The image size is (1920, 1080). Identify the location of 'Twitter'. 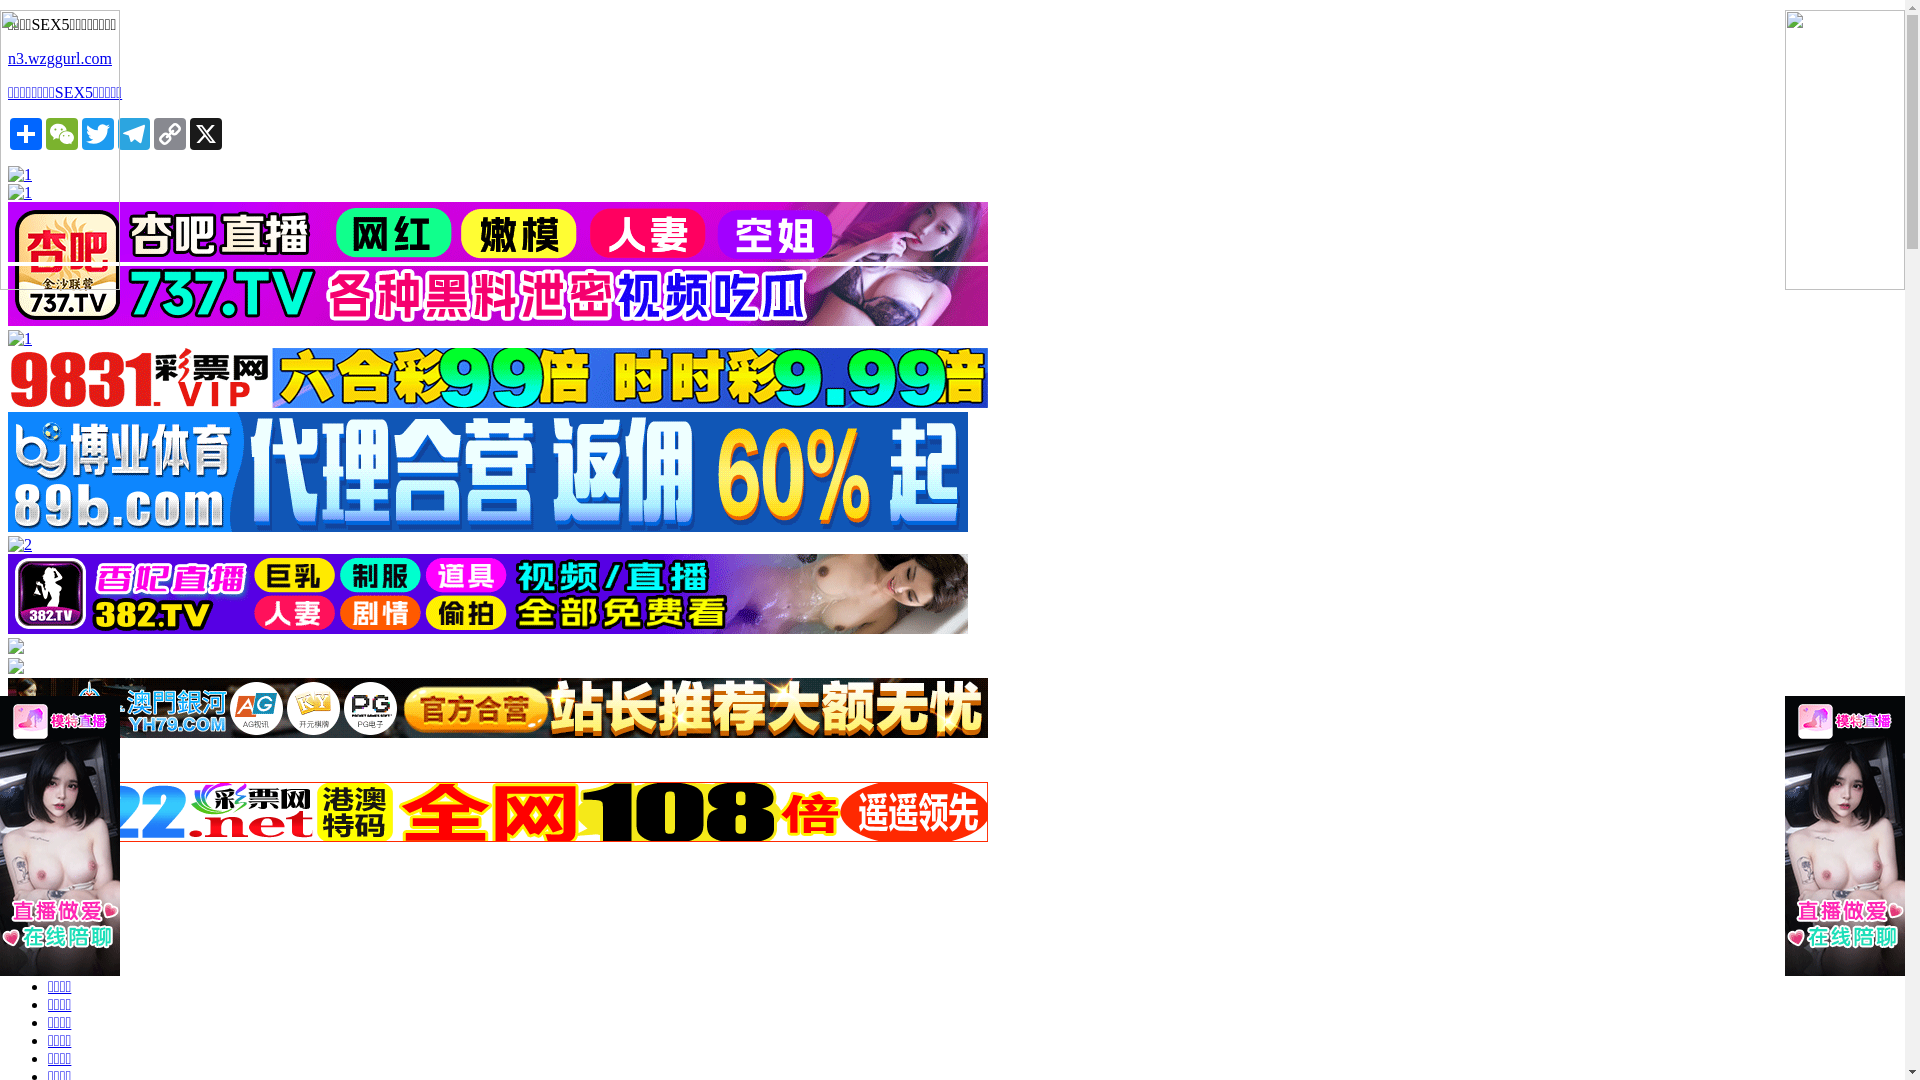
(96, 134).